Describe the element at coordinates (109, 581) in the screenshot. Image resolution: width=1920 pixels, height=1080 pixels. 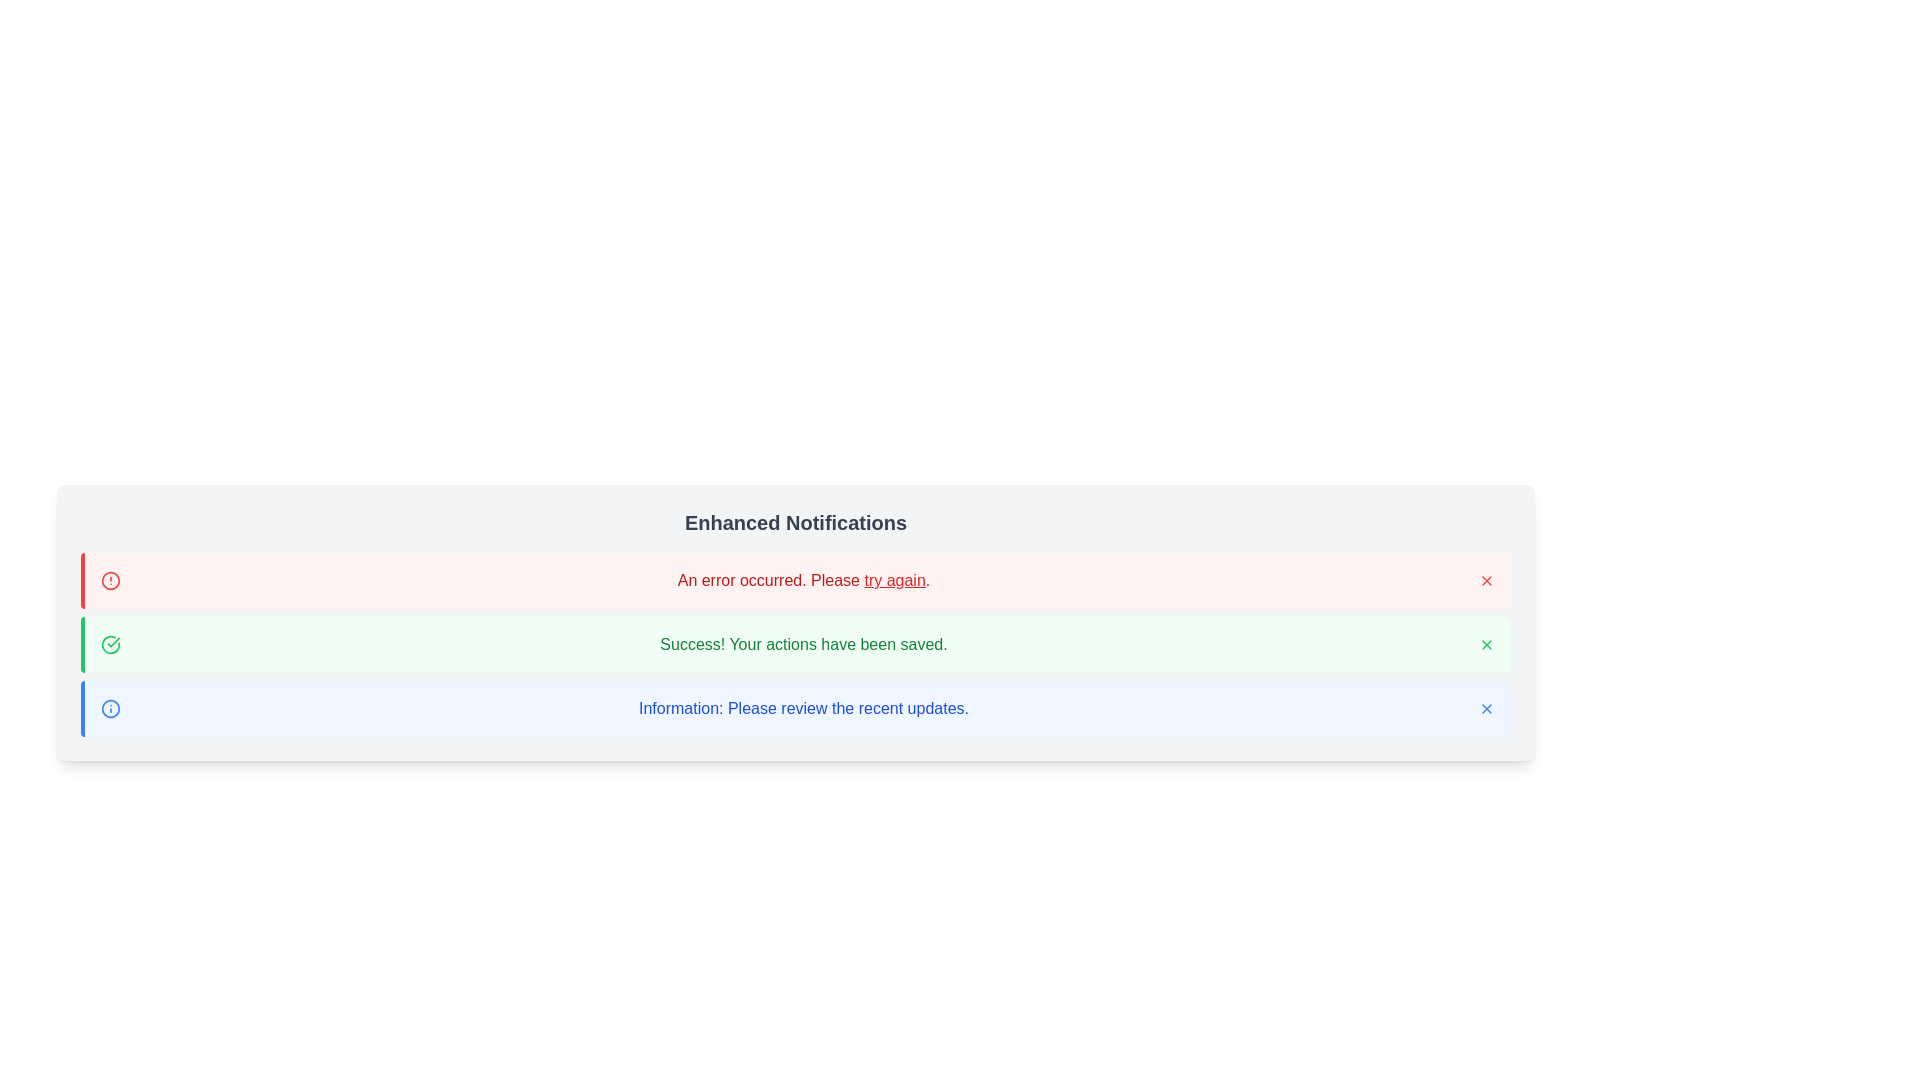
I see `the error icon located at the leftmost part of the alert box displaying 'An error occurred. Please try again.'` at that location.